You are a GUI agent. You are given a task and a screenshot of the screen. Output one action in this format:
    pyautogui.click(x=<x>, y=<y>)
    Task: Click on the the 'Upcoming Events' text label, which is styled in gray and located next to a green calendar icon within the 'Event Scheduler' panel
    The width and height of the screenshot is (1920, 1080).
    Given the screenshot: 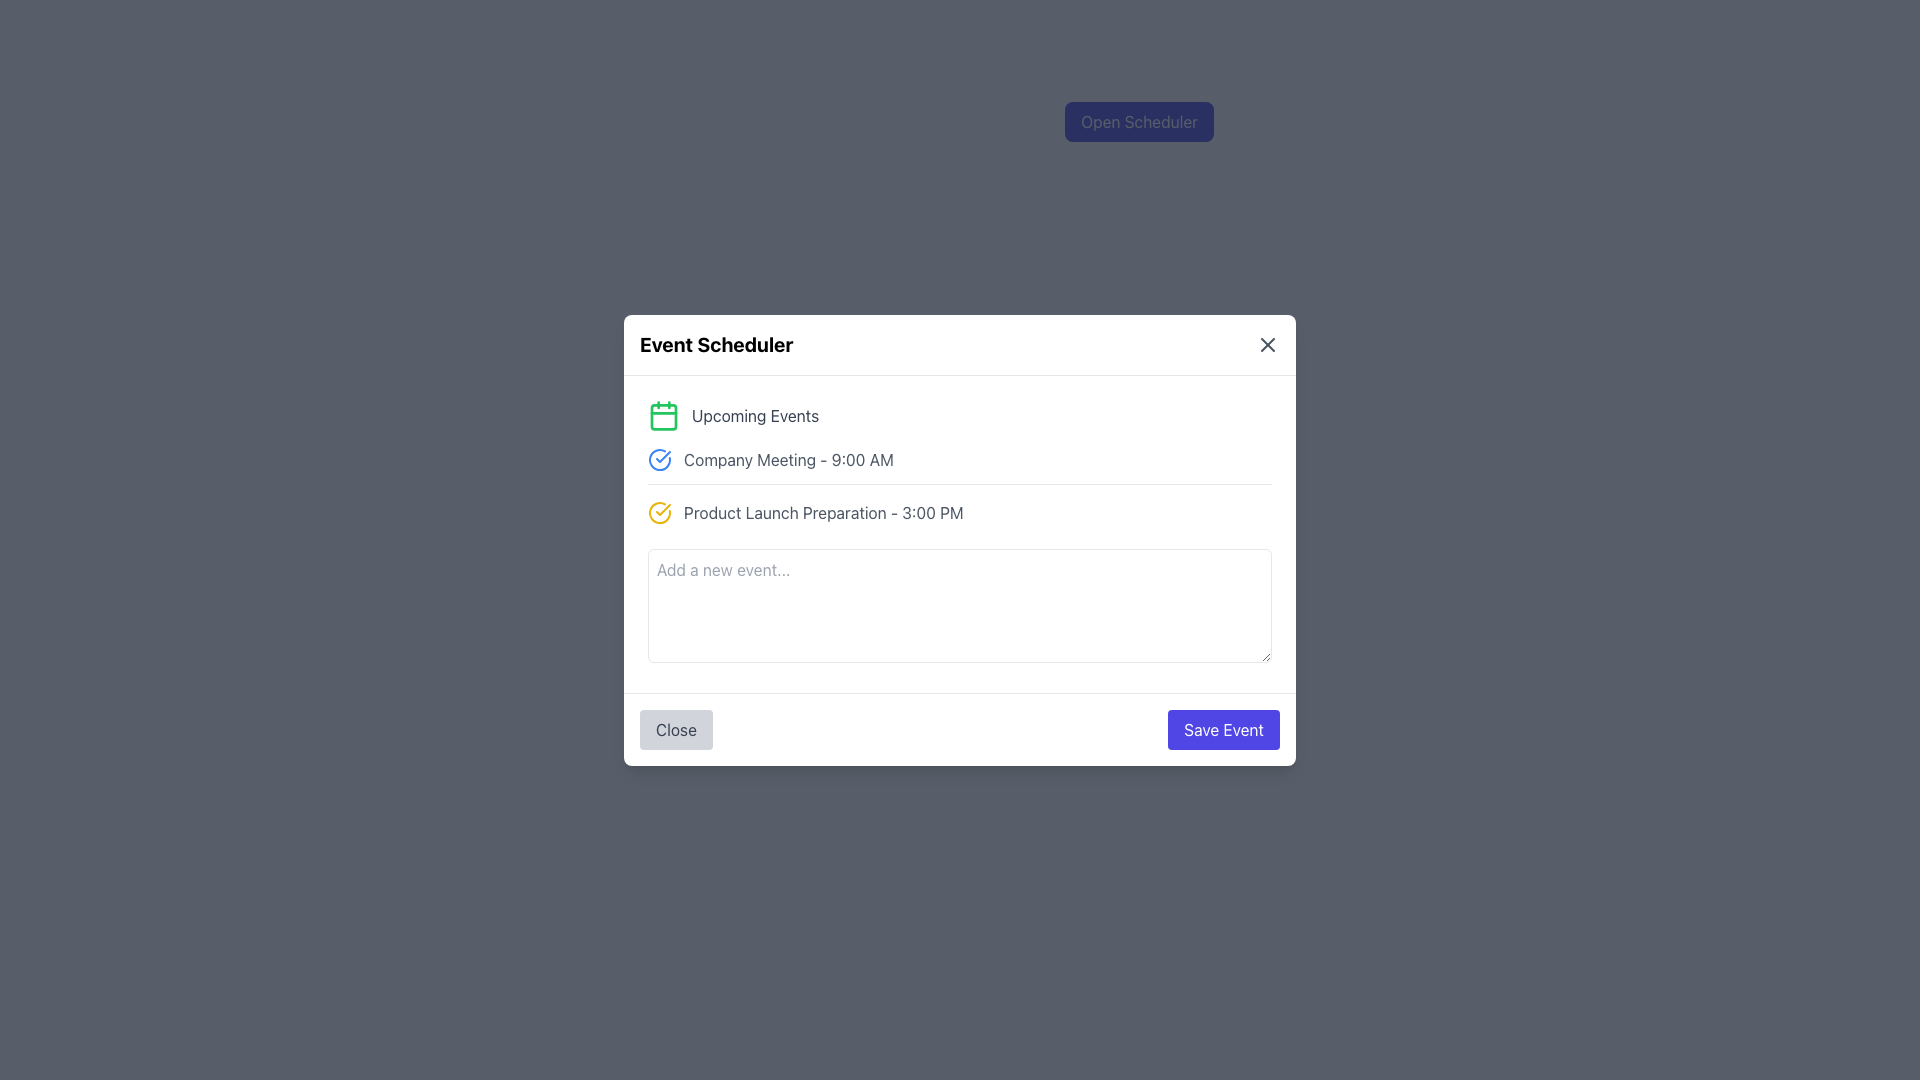 What is the action you would take?
    pyautogui.click(x=754, y=414)
    